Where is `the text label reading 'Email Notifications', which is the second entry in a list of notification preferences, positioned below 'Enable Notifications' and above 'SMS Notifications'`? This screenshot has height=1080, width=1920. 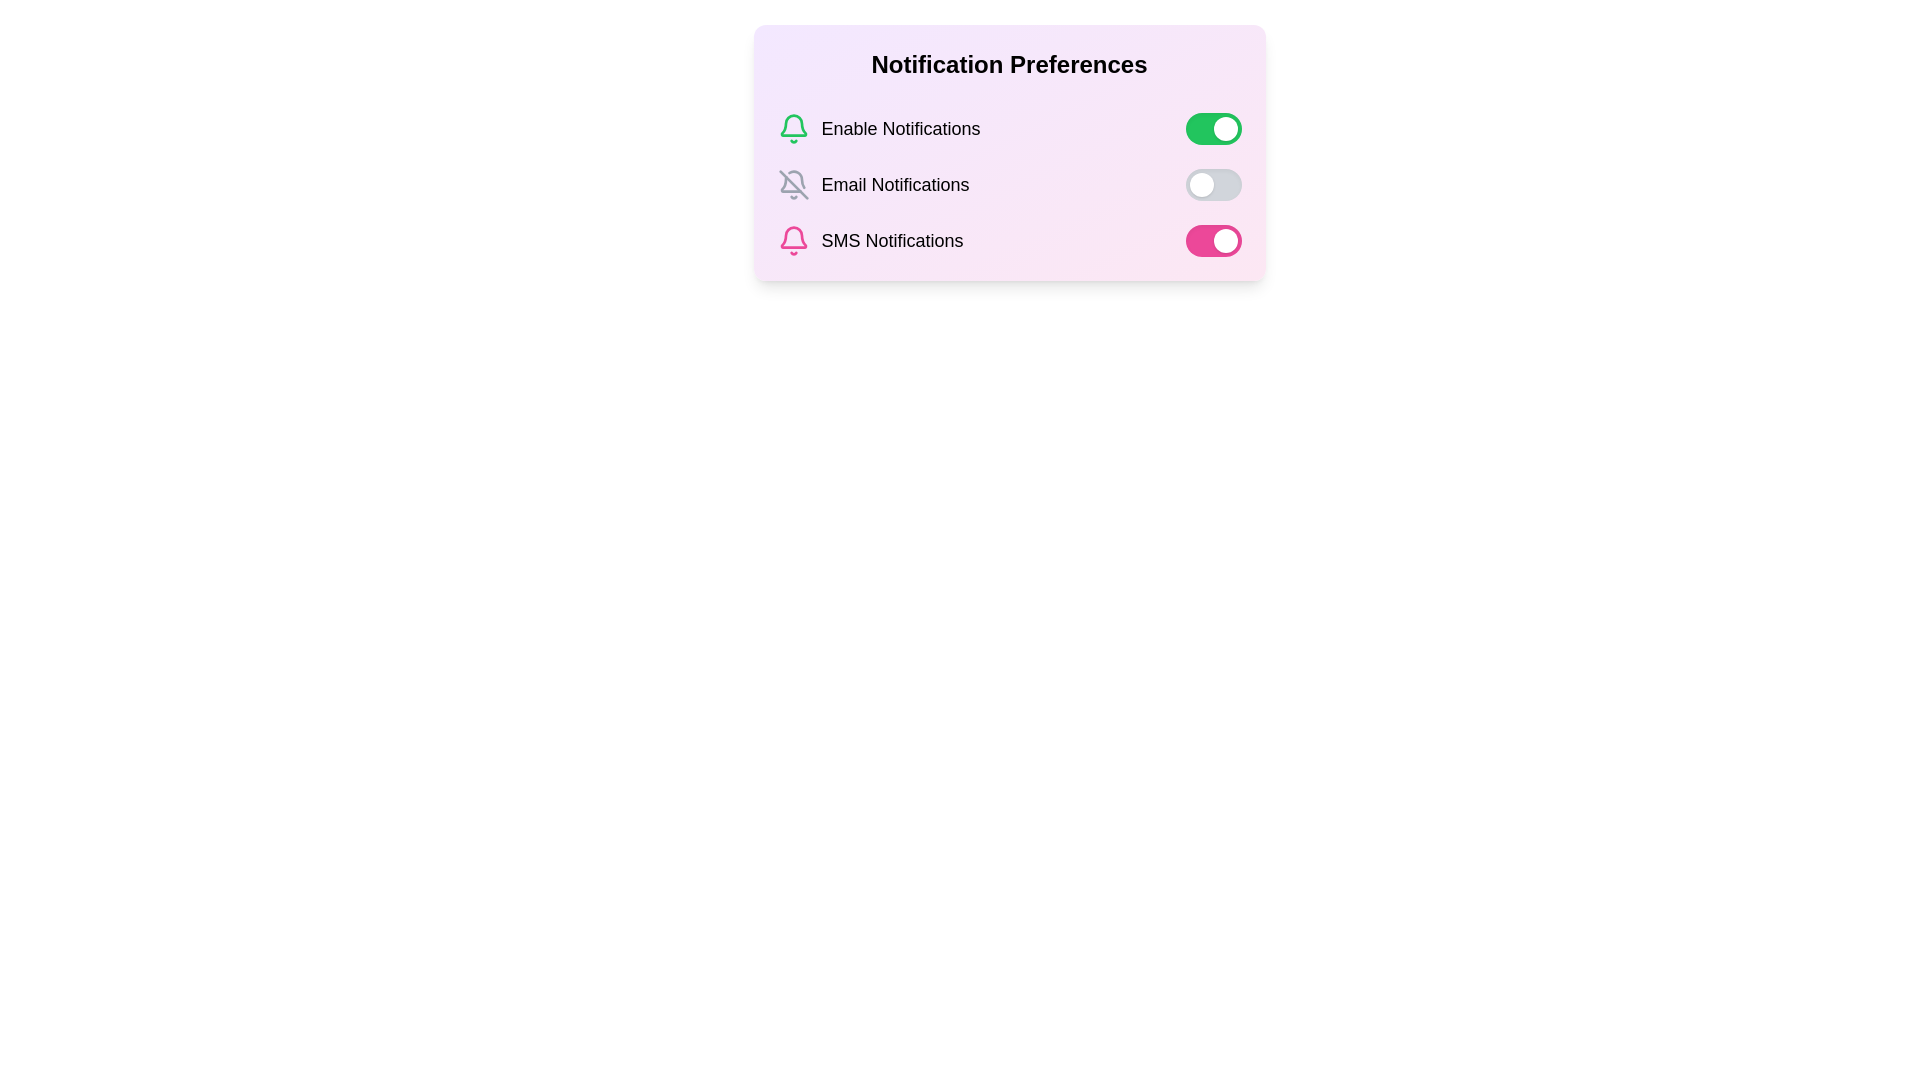 the text label reading 'Email Notifications', which is the second entry in a list of notification preferences, positioned below 'Enable Notifications' and above 'SMS Notifications' is located at coordinates (894, 185).